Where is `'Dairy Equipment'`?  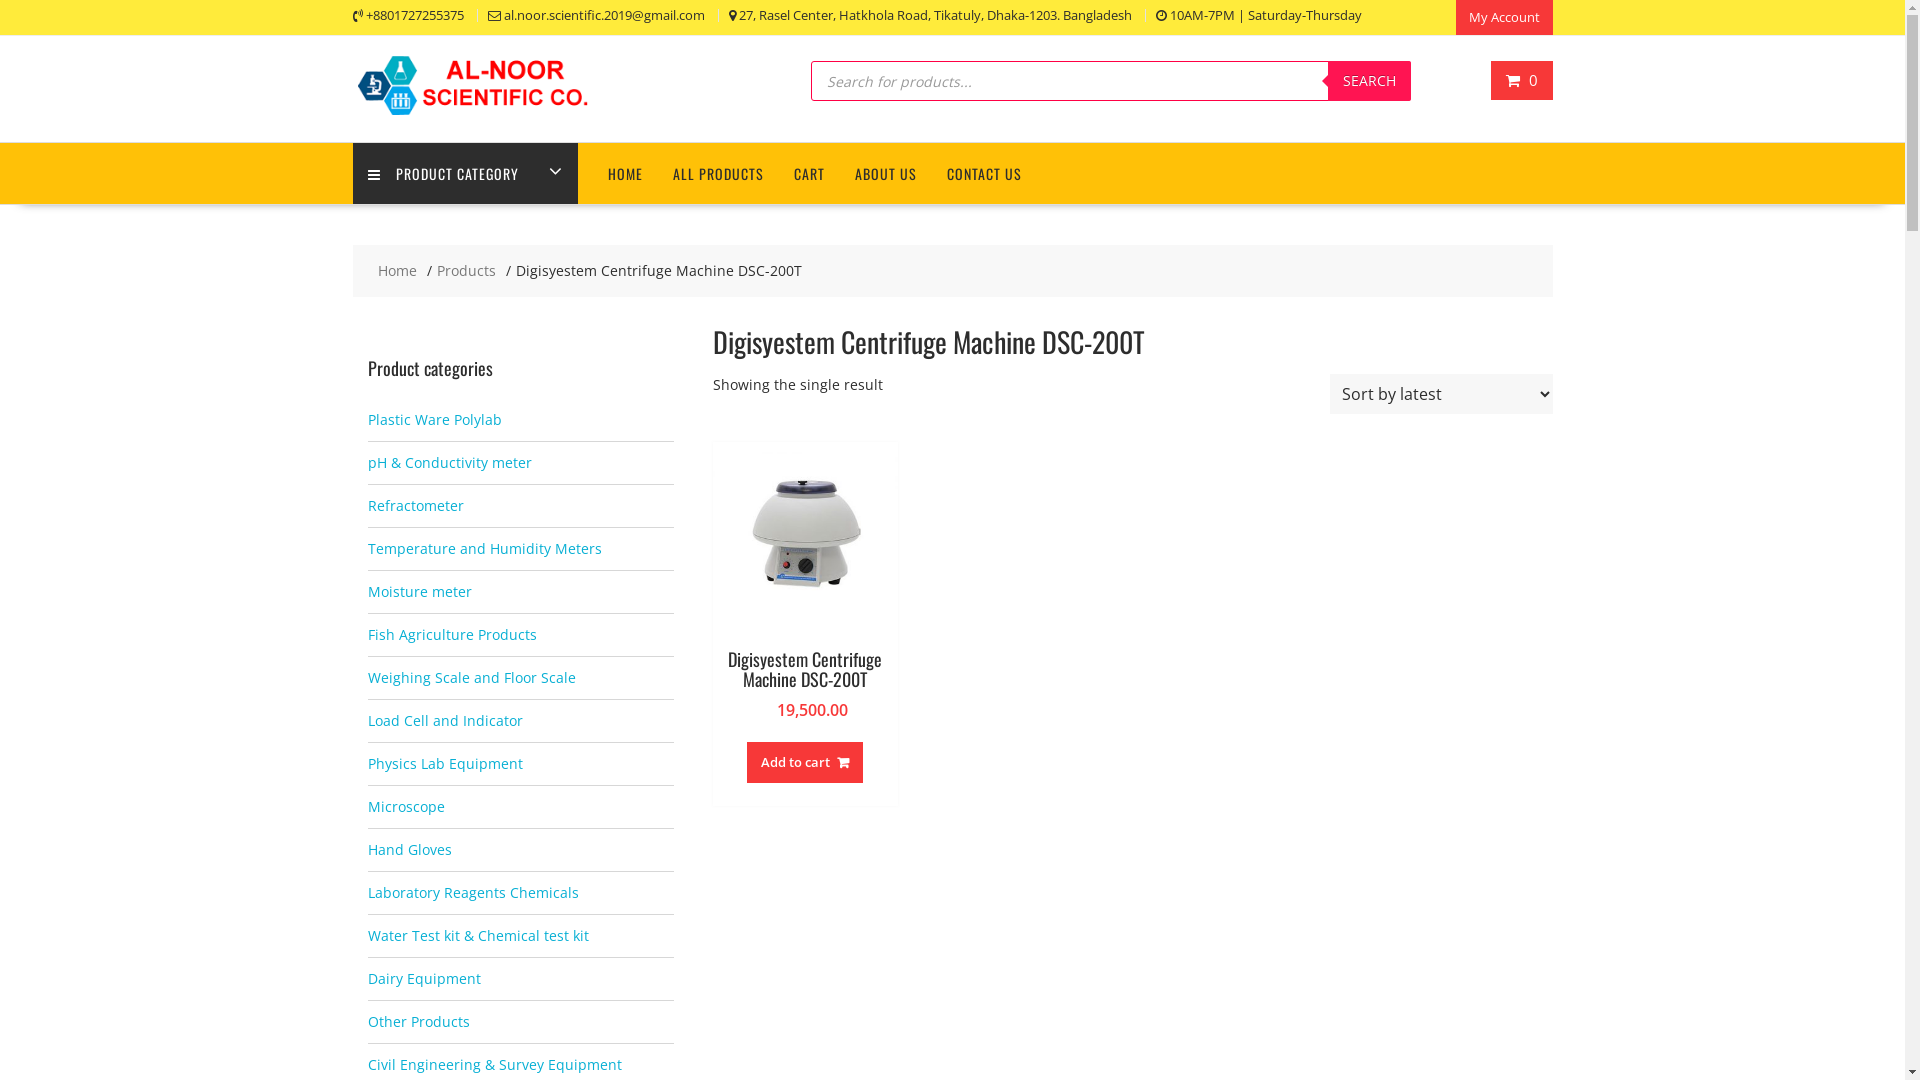 'Dairy Equipment' is located at coordinates (368, 977).